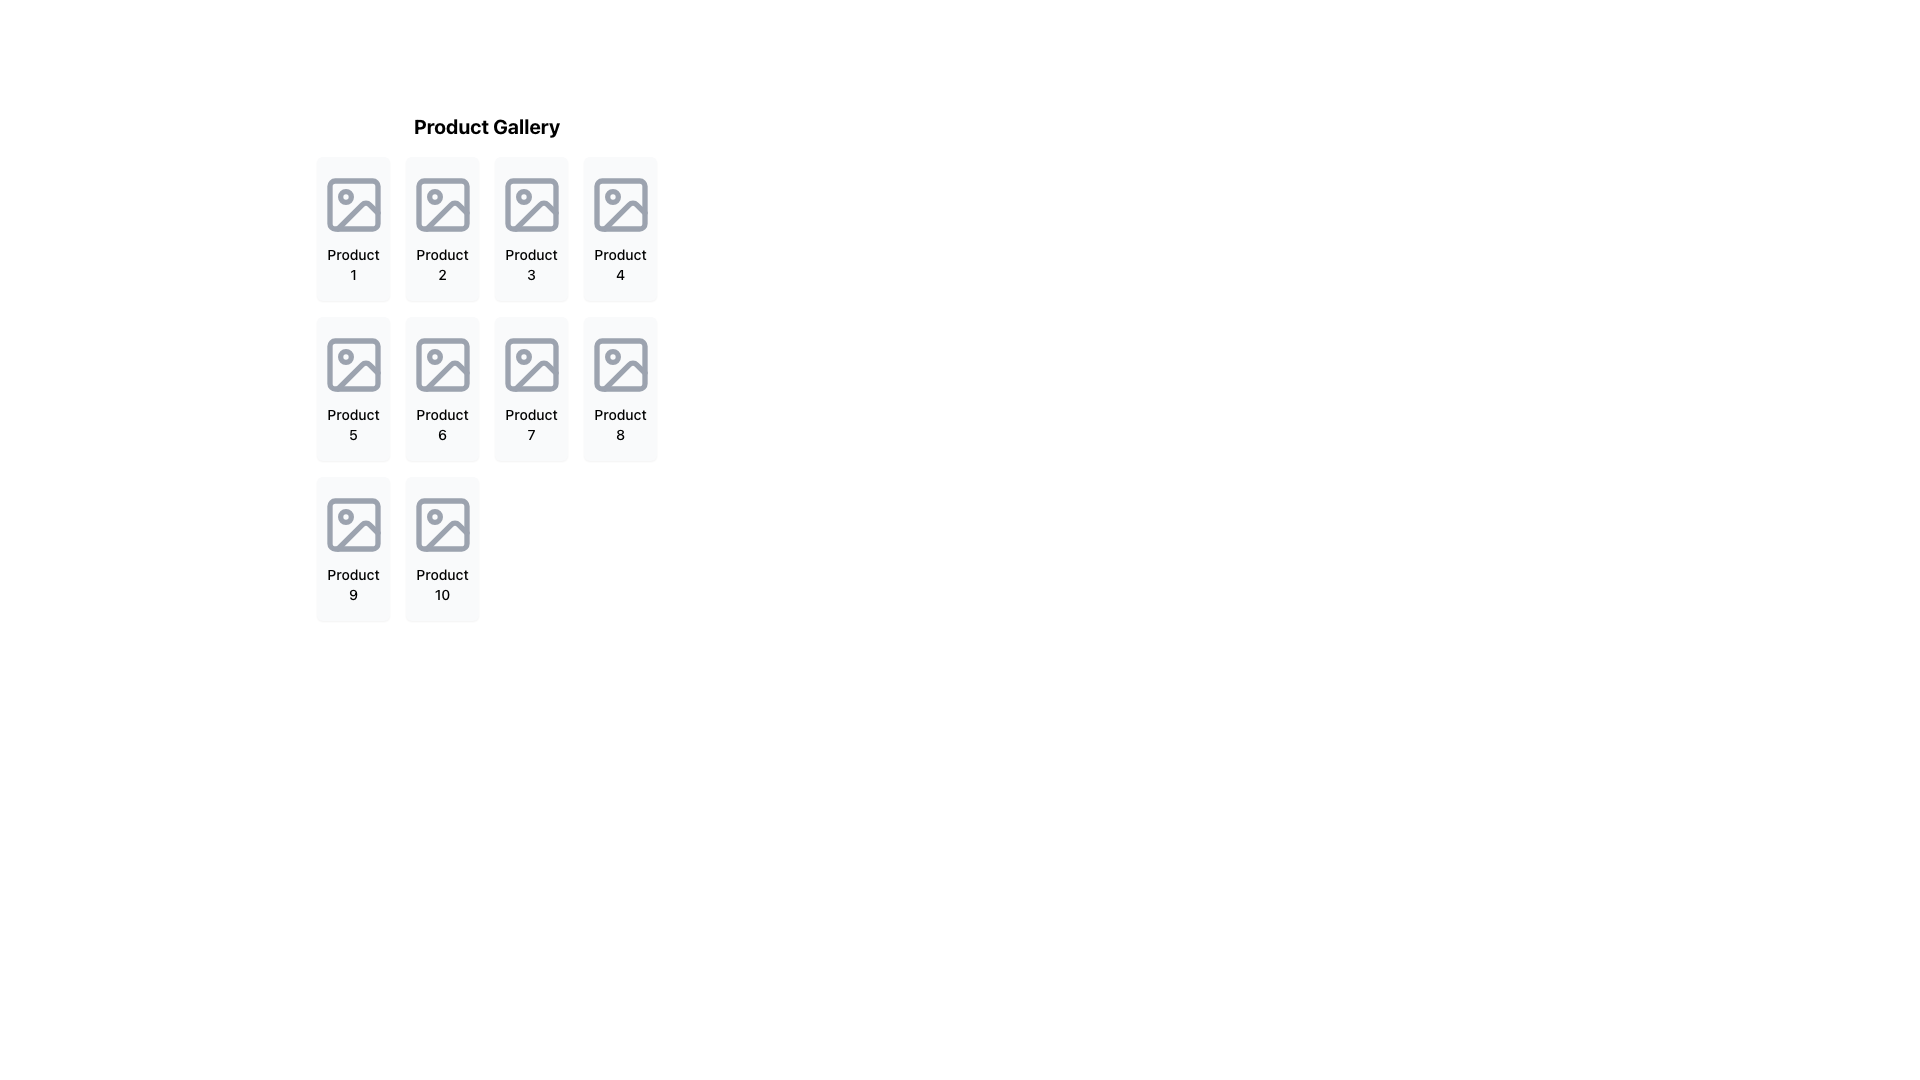 The height and width of the screenshot is (1080, 1920). Describe the element at coordinates (353, 365) in the screenshot. I see `Image Placeholder Icon located in the fifth position of the Product Gallery grid layout, centered above the label 'Product 5'` at that location.